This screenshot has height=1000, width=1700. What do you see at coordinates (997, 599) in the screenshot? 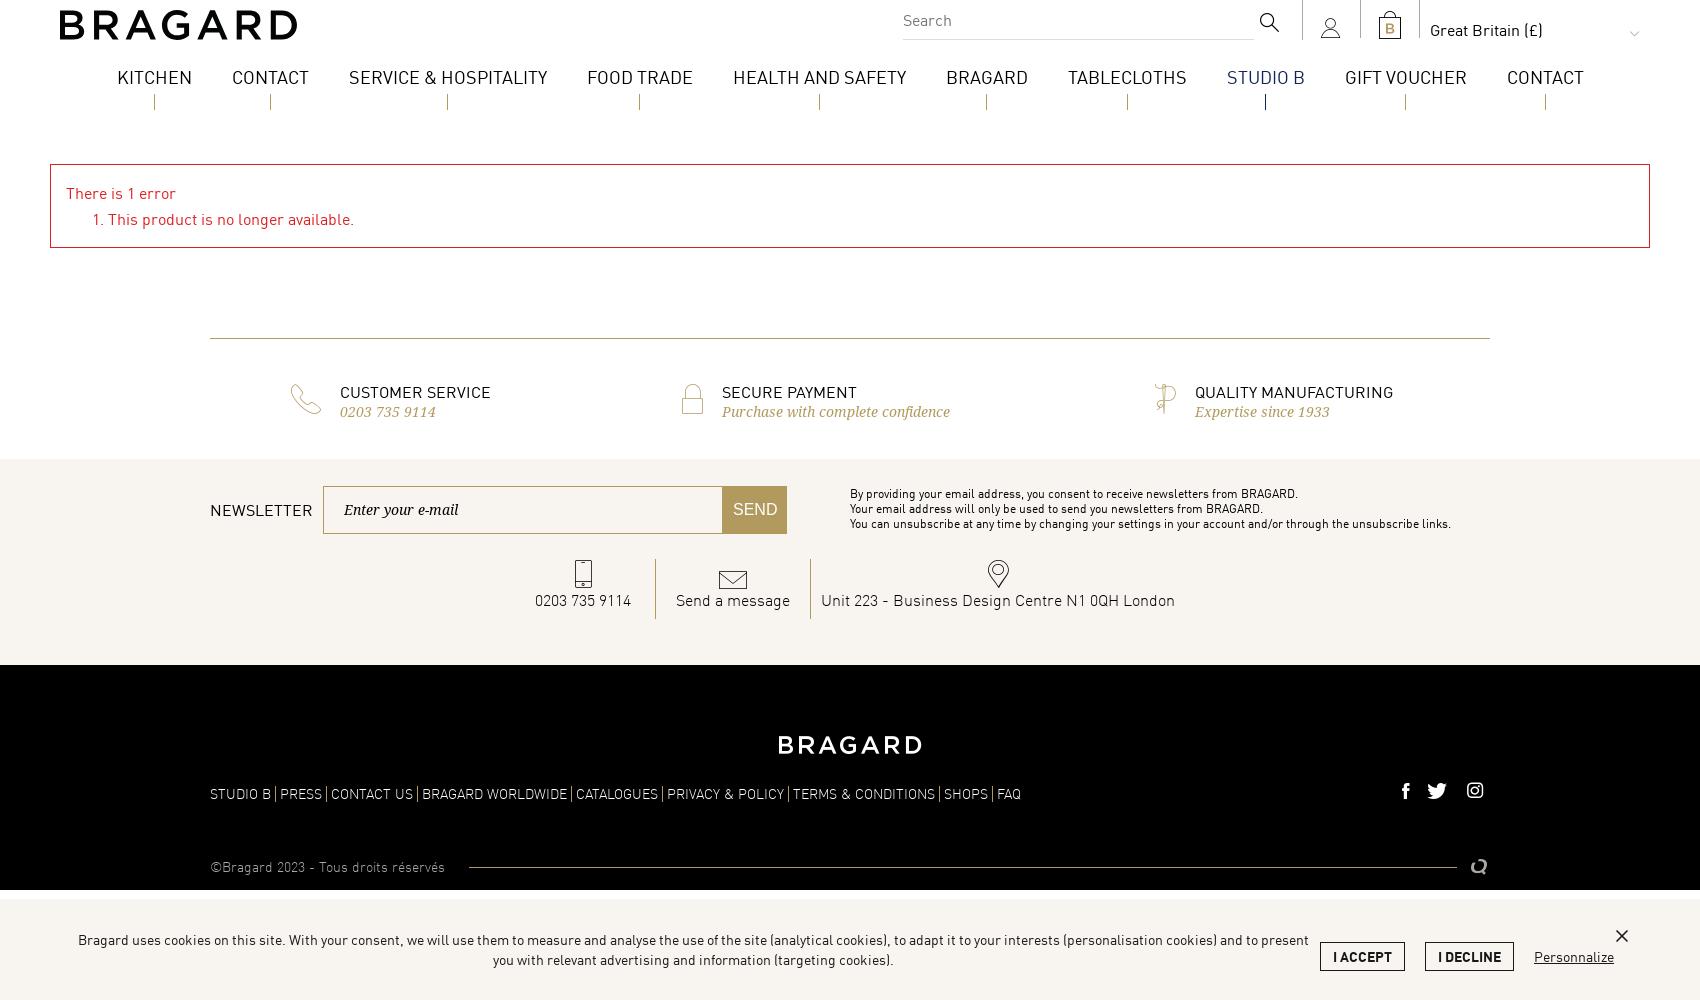
I see `'Unit 223 - Business Design Centre N1 0QH London'` at bounding box center [997, 599].